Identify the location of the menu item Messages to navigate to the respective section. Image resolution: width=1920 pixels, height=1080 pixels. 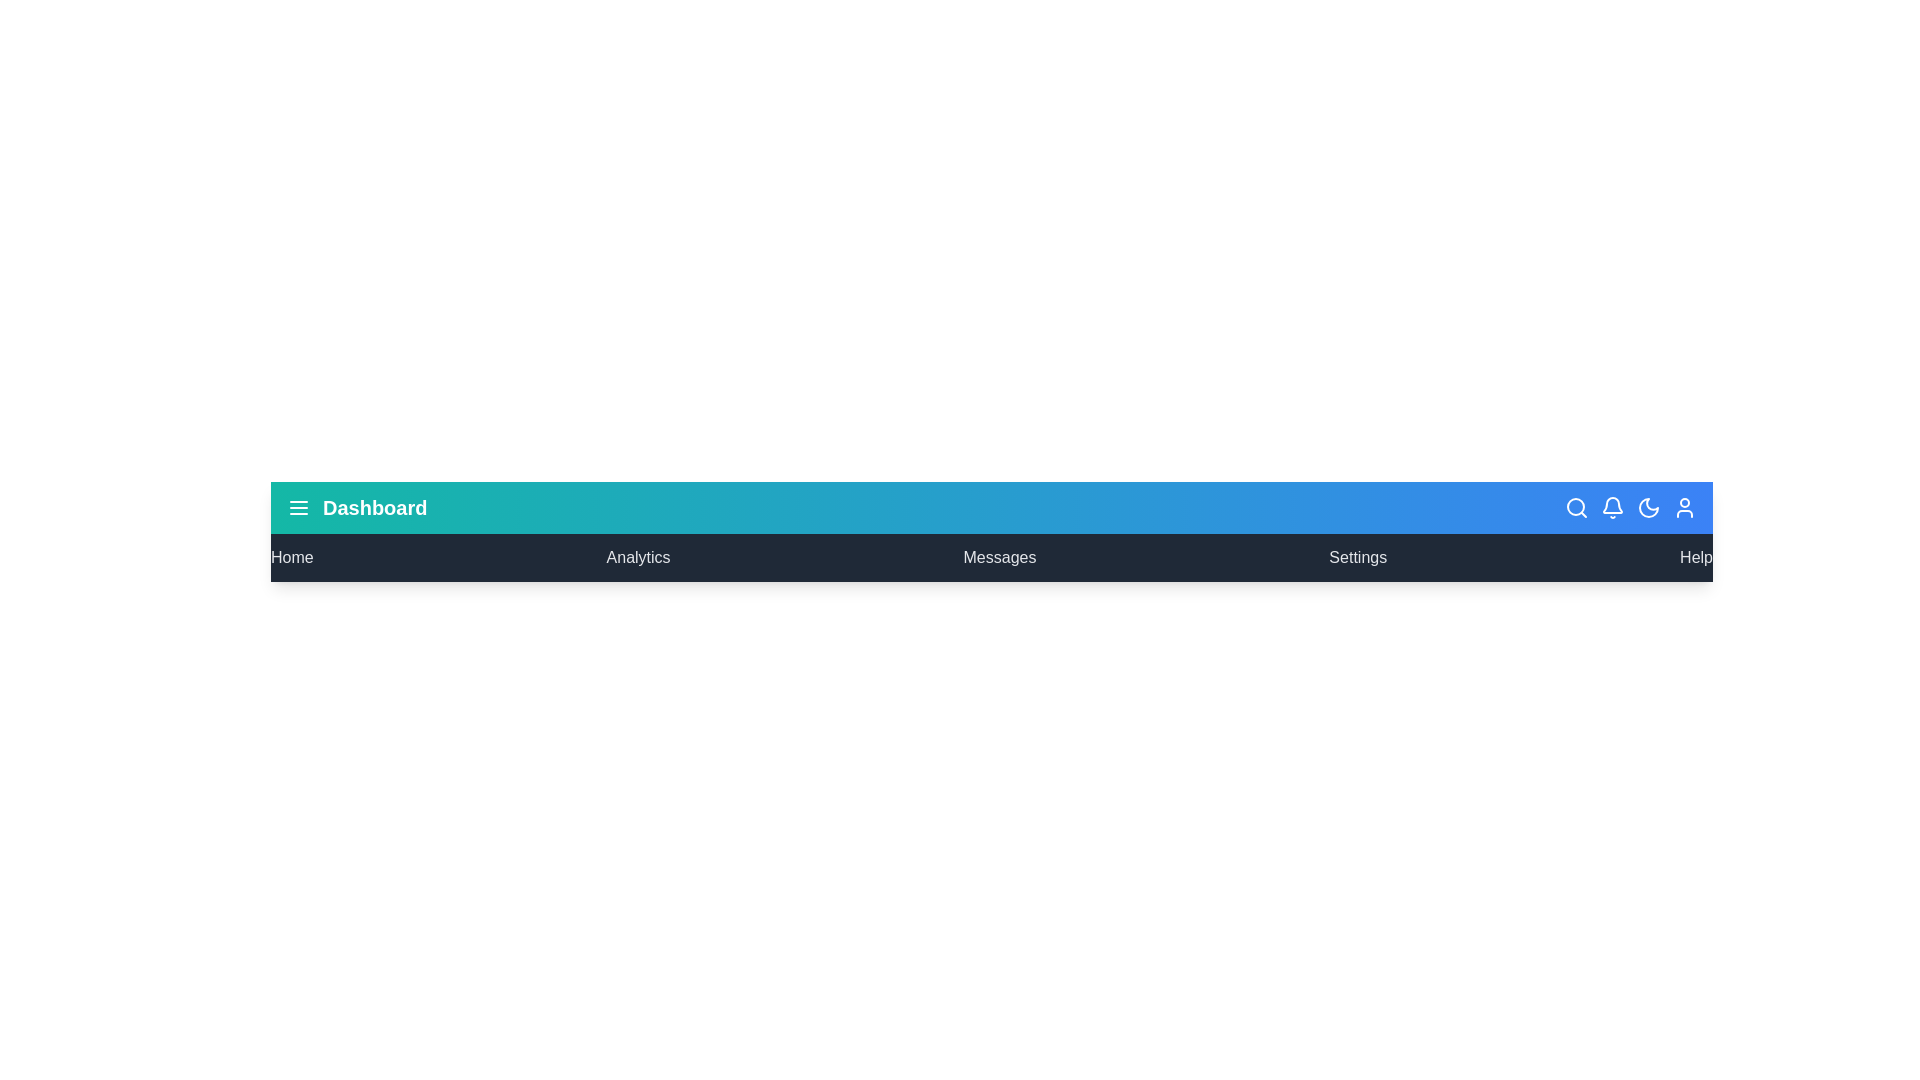
(999, 558).